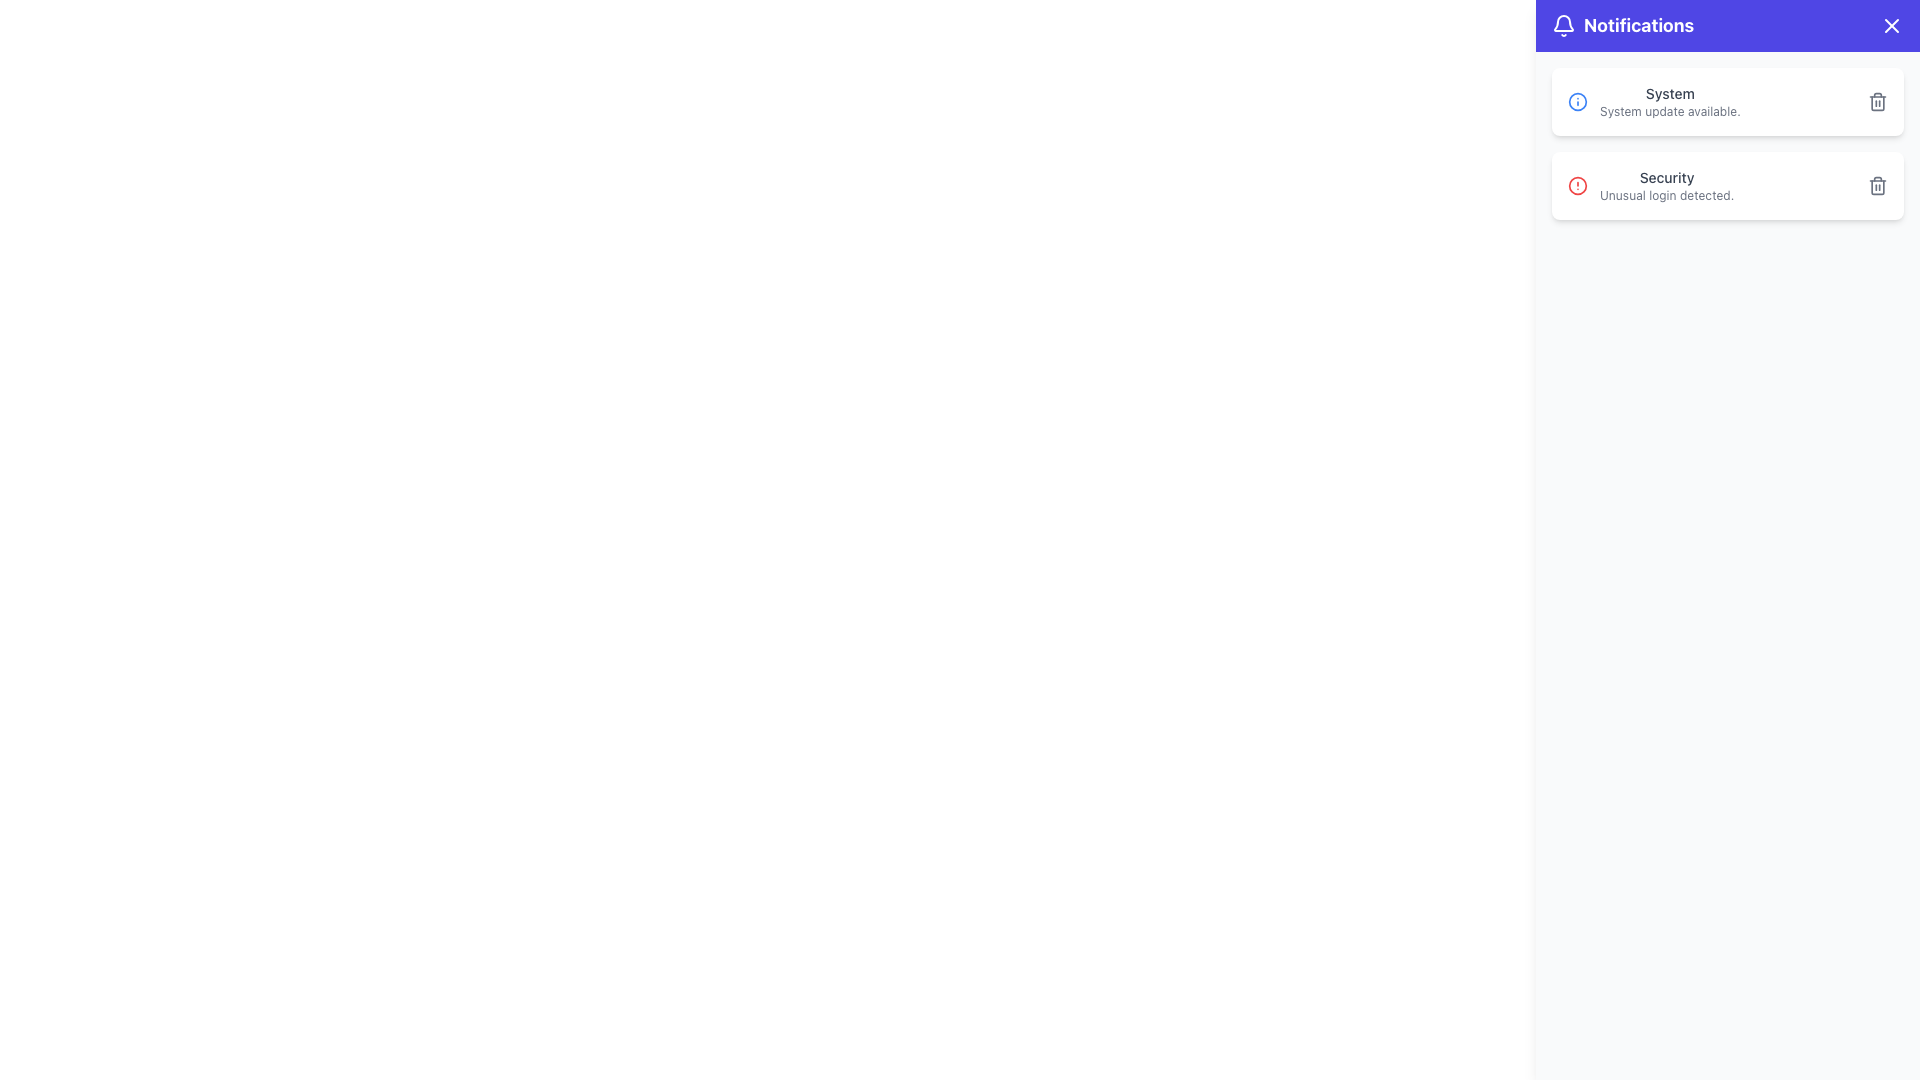  What do you see at coordinates (1577, 185) in the screenshot?
I see `the alert icon representing a warning notification, located in the second item of the vertical notification list next to the text 'Security'` at bounding box center [1577, 185].